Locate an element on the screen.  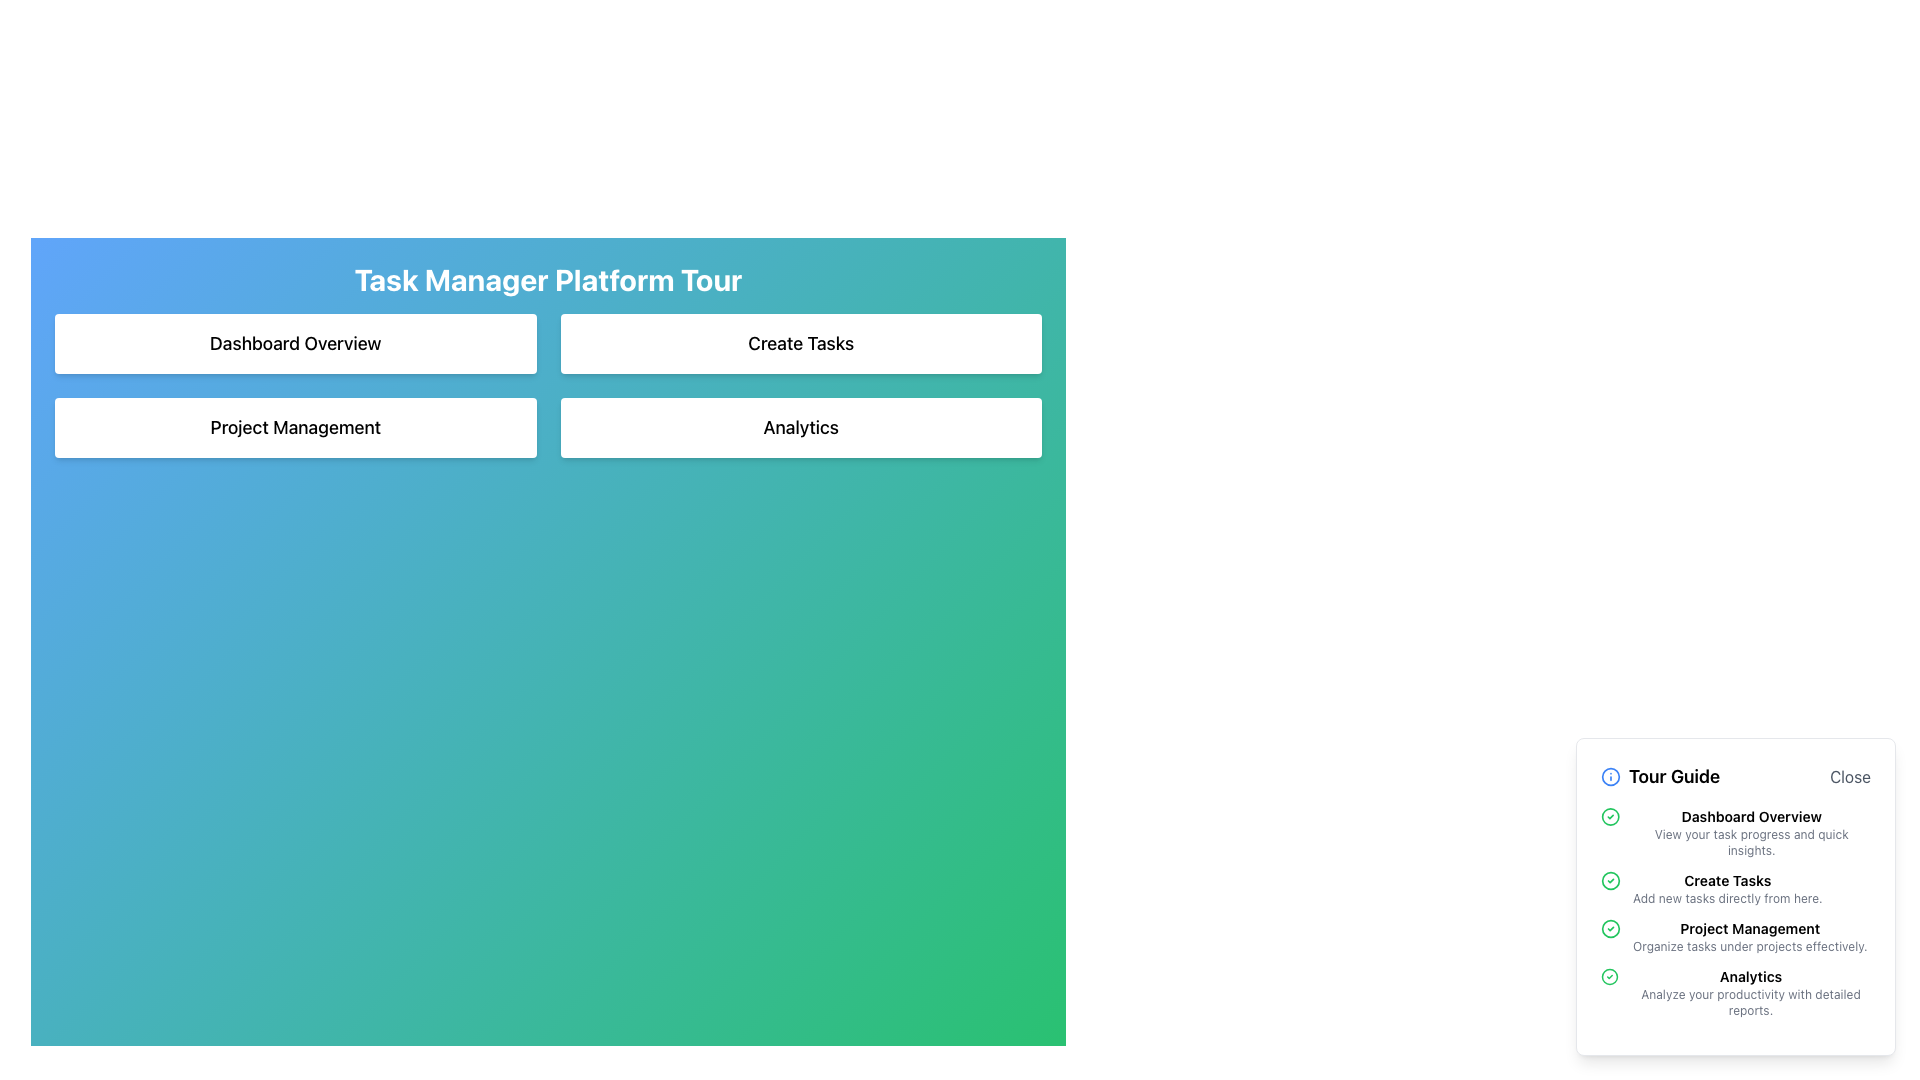
the informational icon located in the header of the 'Tour Guide' section, positioned to the left of the text title 'Tour Guide' is located at coordinates (1611, 775).